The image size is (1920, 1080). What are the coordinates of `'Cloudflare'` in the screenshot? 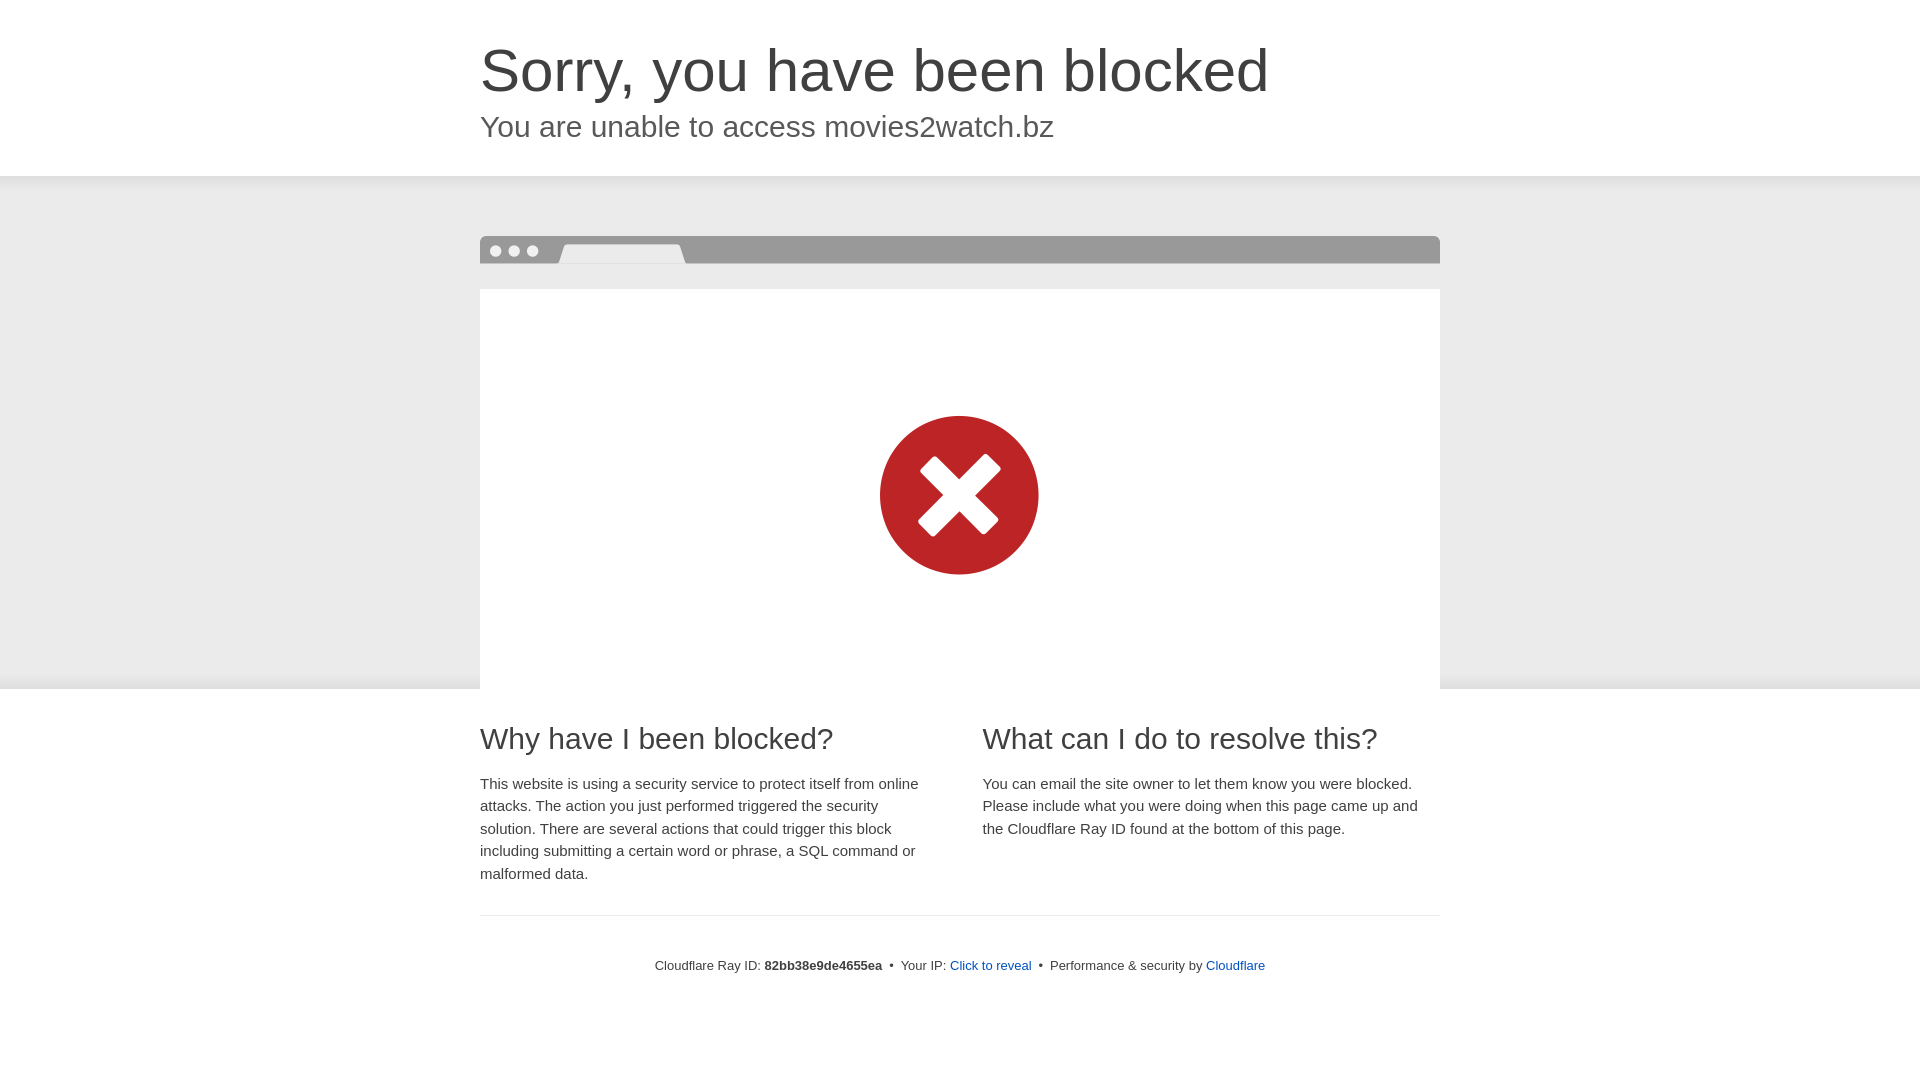 It's located at (1234, 964).